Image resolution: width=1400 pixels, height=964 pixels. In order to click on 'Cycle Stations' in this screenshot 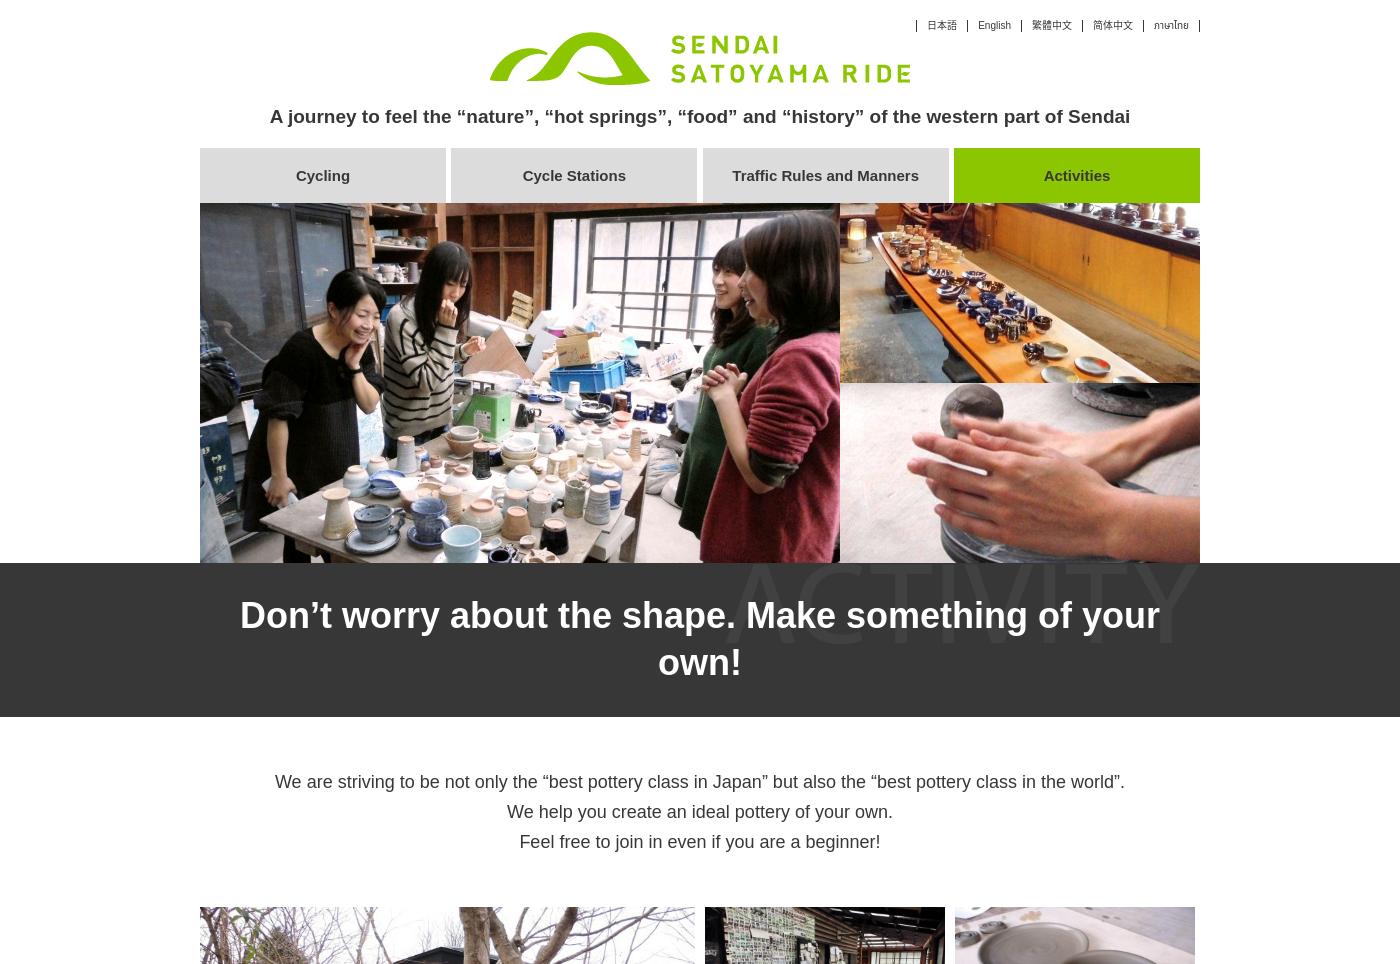, I will do `click(522, 174)`.